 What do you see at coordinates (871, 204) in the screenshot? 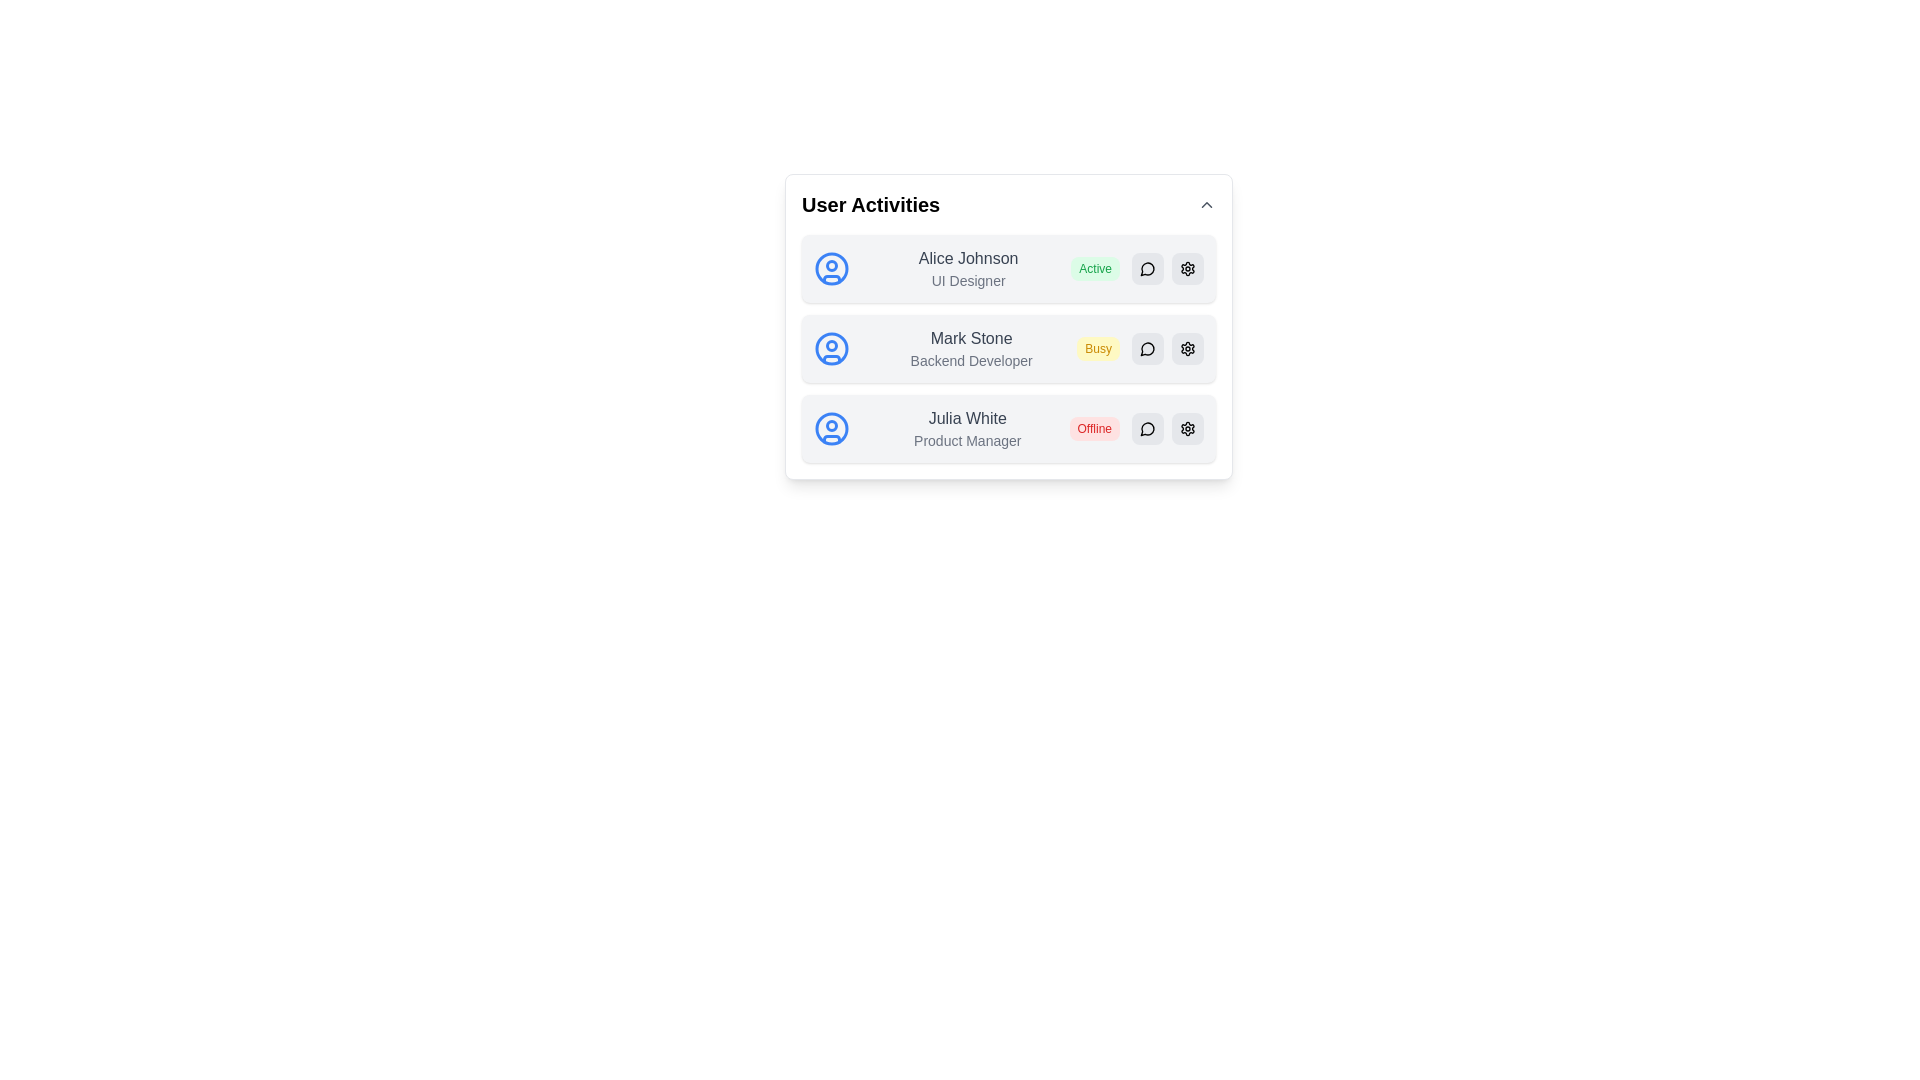
I see `the Text Display element that serves as a title or heading located at the top-left corner of the content card, above the list of user profiles` at bounding box center [871, 204].